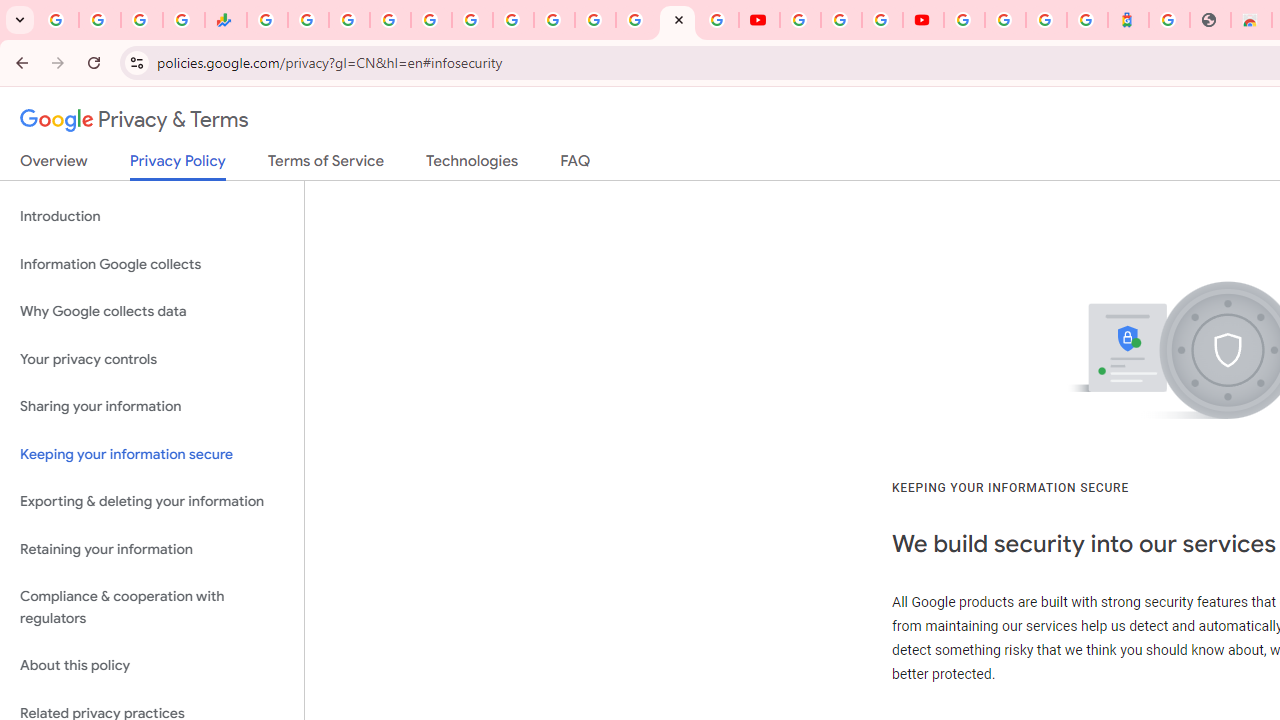 The height and width of the screenshot is (720, 1280). I want to click on 'Privacy Policy', so click(177, 165).